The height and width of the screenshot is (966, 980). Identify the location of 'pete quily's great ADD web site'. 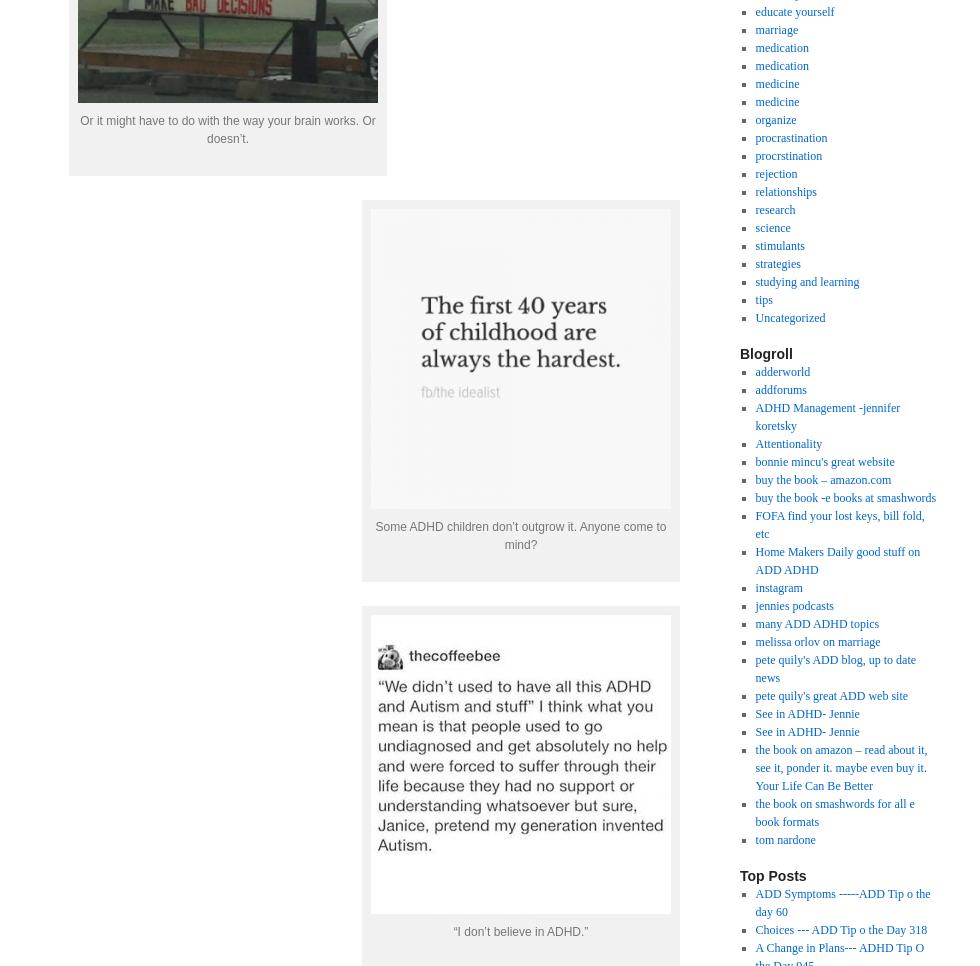
(831, 694).